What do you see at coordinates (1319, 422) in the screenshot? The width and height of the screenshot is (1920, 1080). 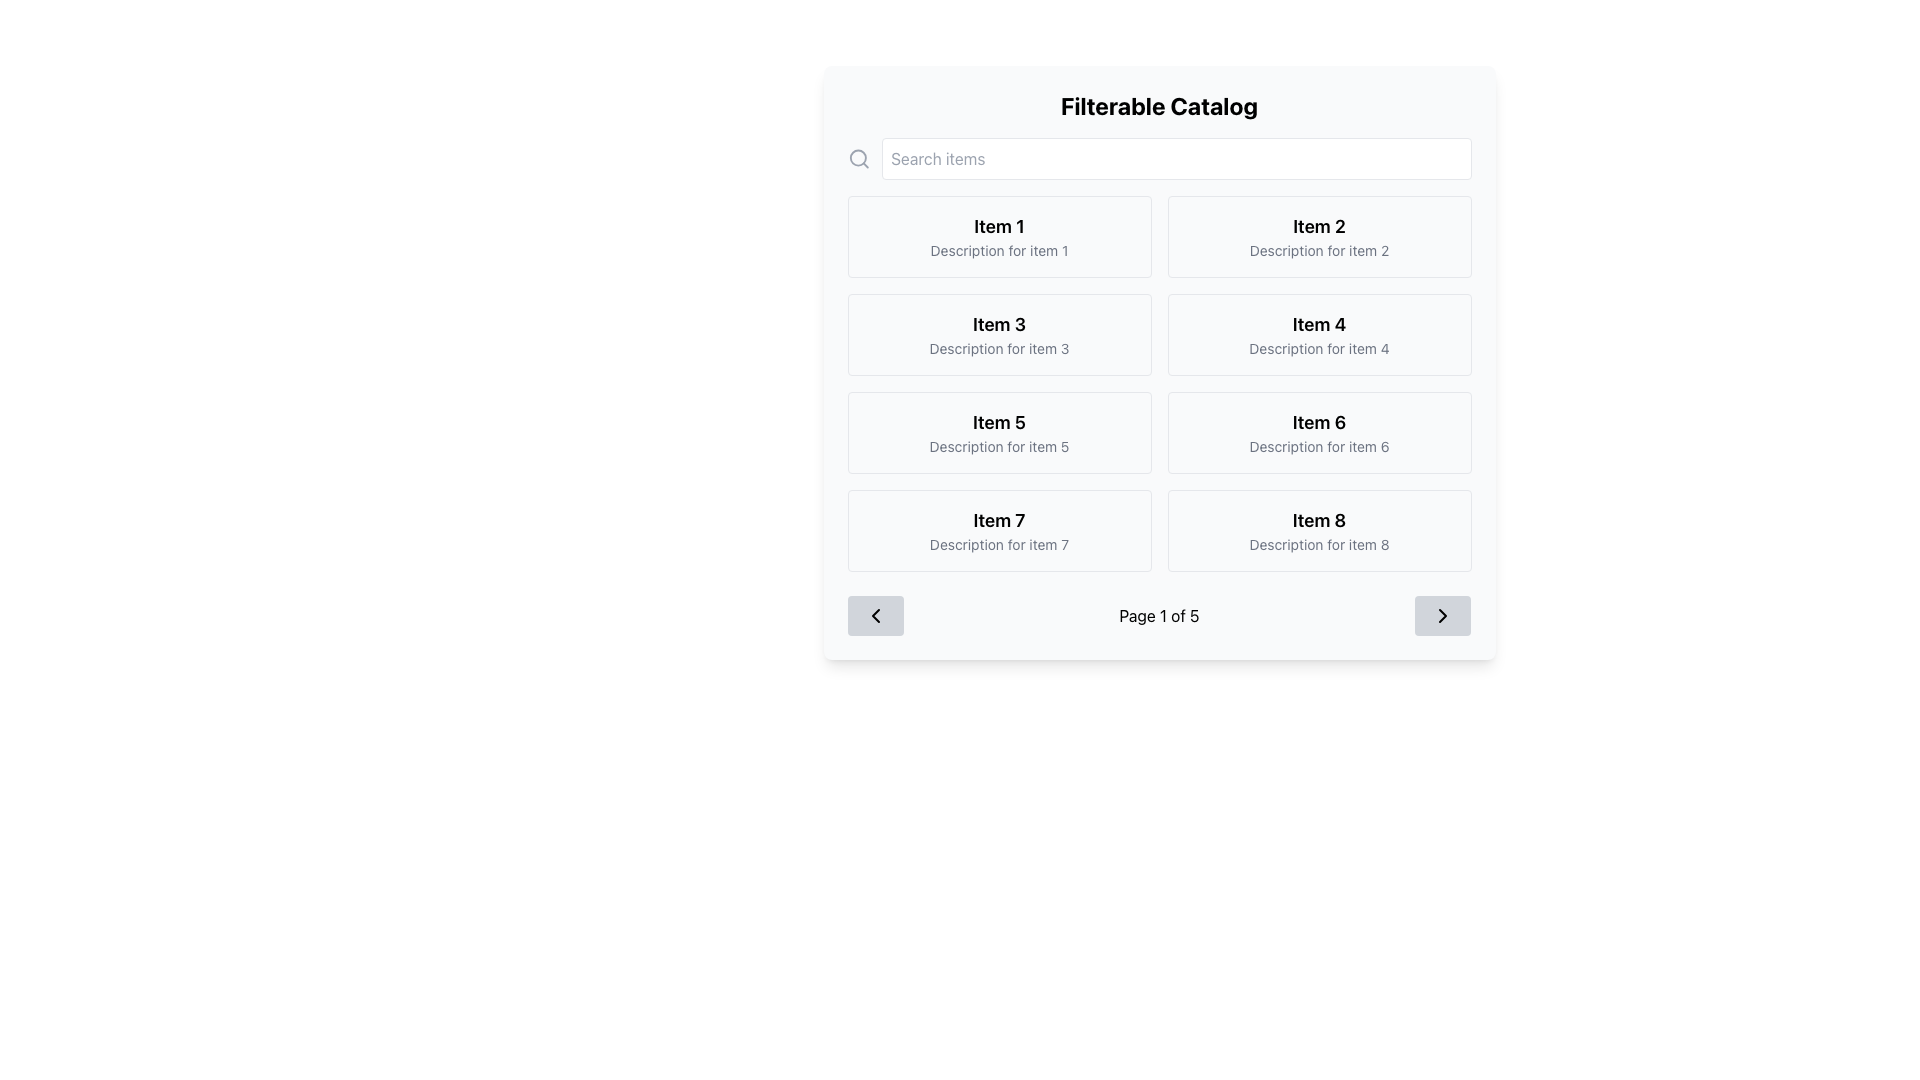 I see `the static text label reading 'Item 6', which is styled with a bold and large font and located within a bordered, rounded box in the second row, second column of the grid under the main title 'Filterable Catalog'` at bounding box center [1319, 422].